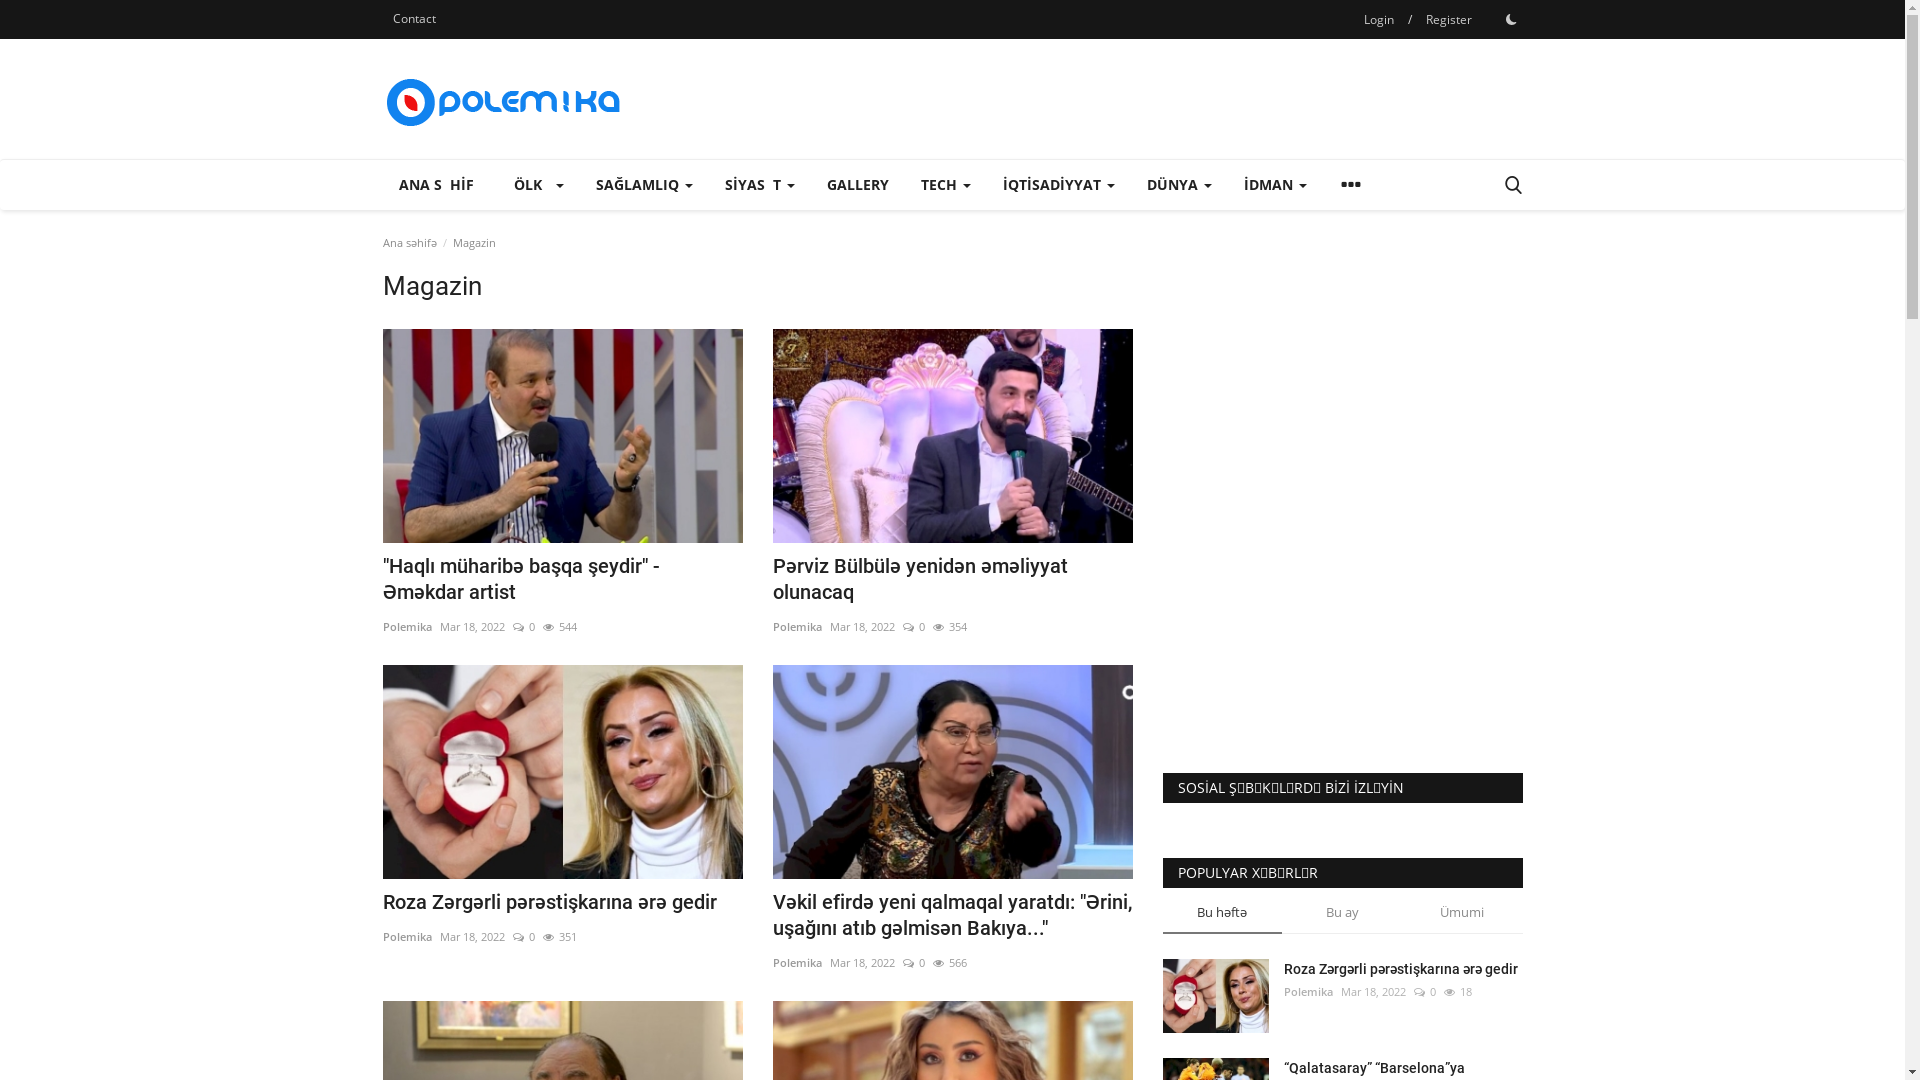  Describe the element at coordinates (1377, 19) in the screenshot. I see `'Login'` at that location.